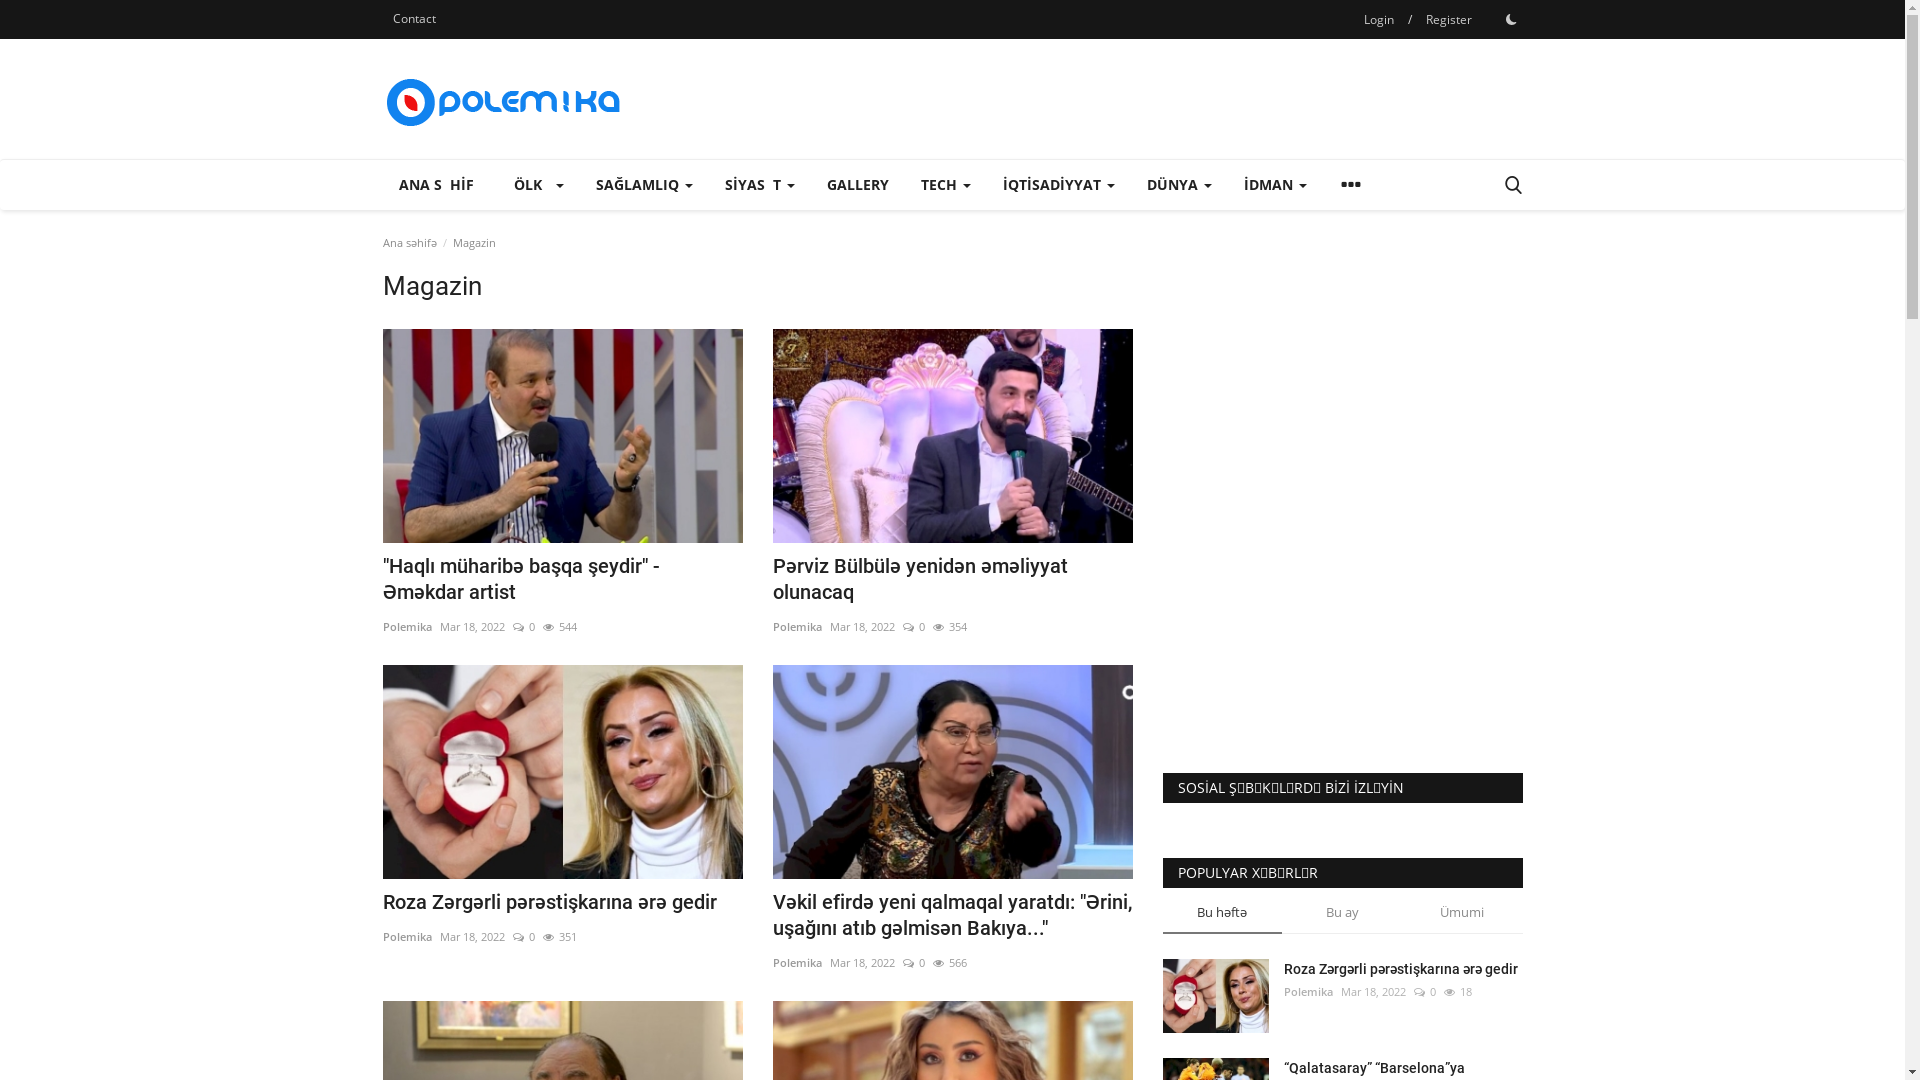  Describe the element at coordinates (1377, 19) in the screenshot. I see `'Login'` at that location.